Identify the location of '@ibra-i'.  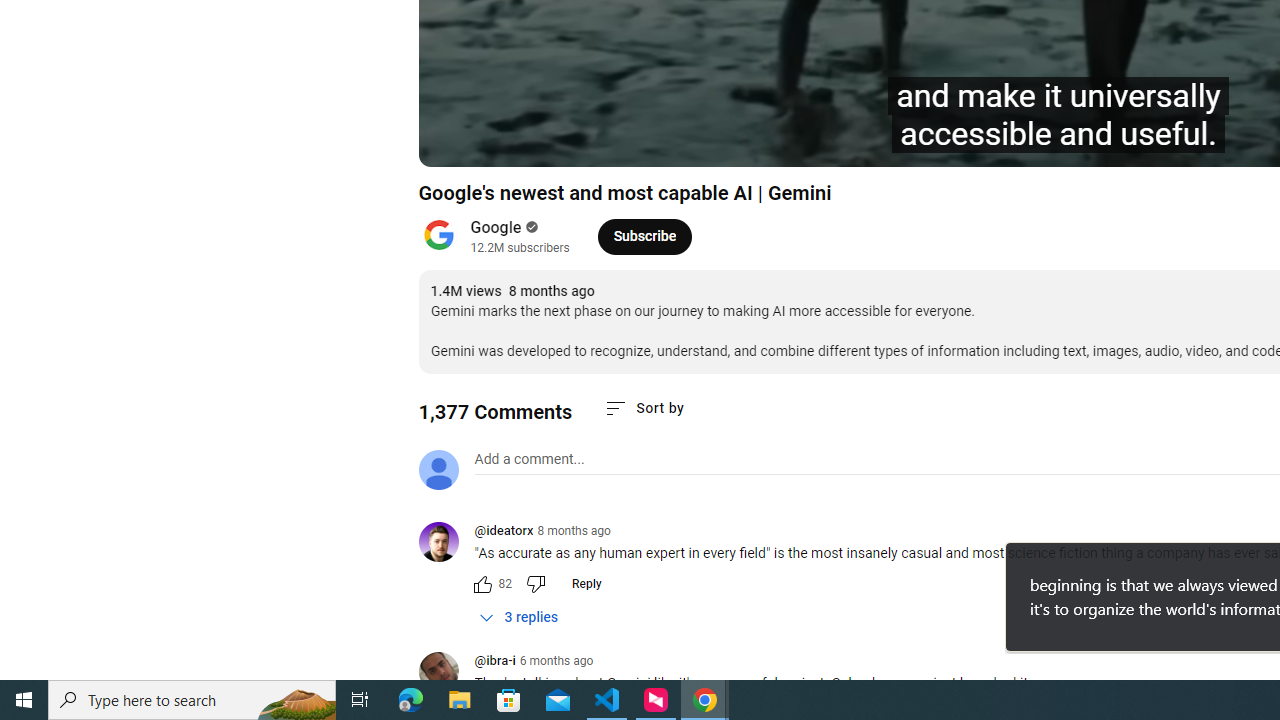
(494, 662).